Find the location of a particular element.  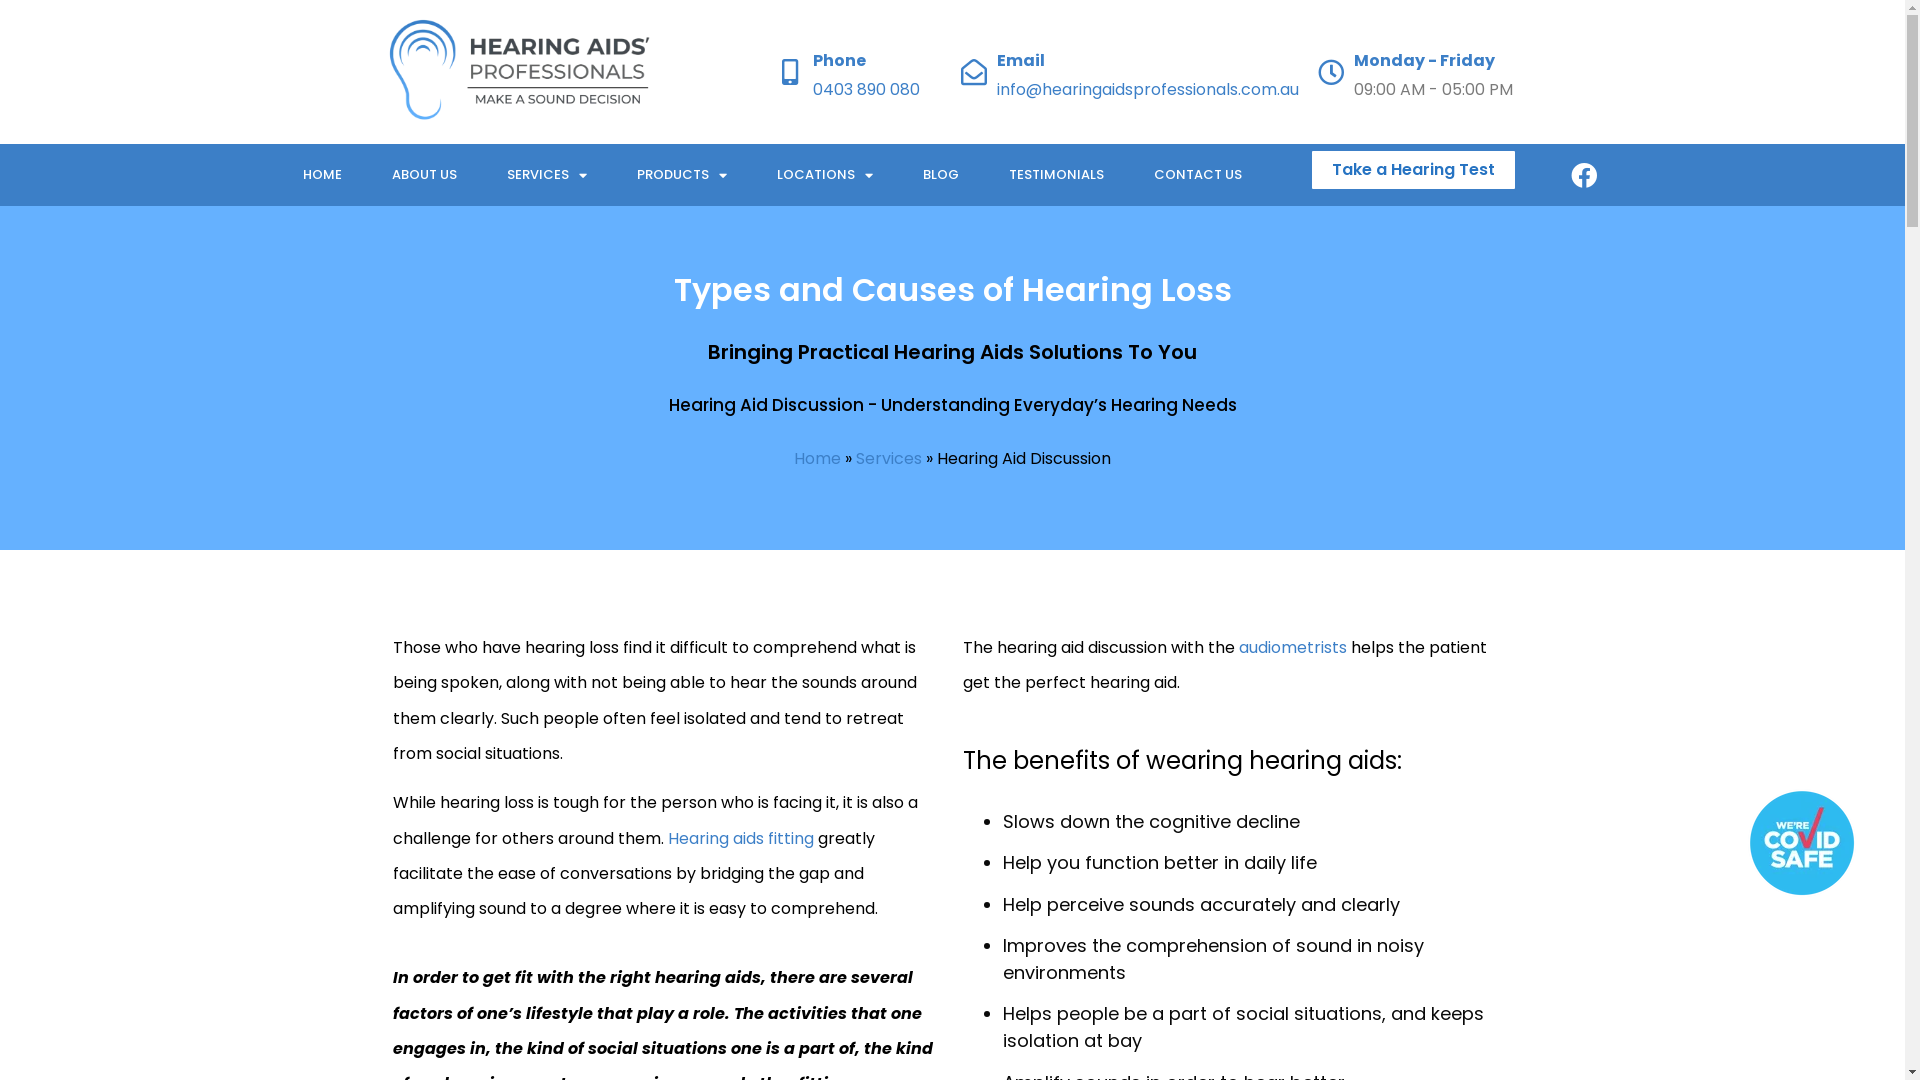

'ABOUT US' is located at coordinates (422, 173).